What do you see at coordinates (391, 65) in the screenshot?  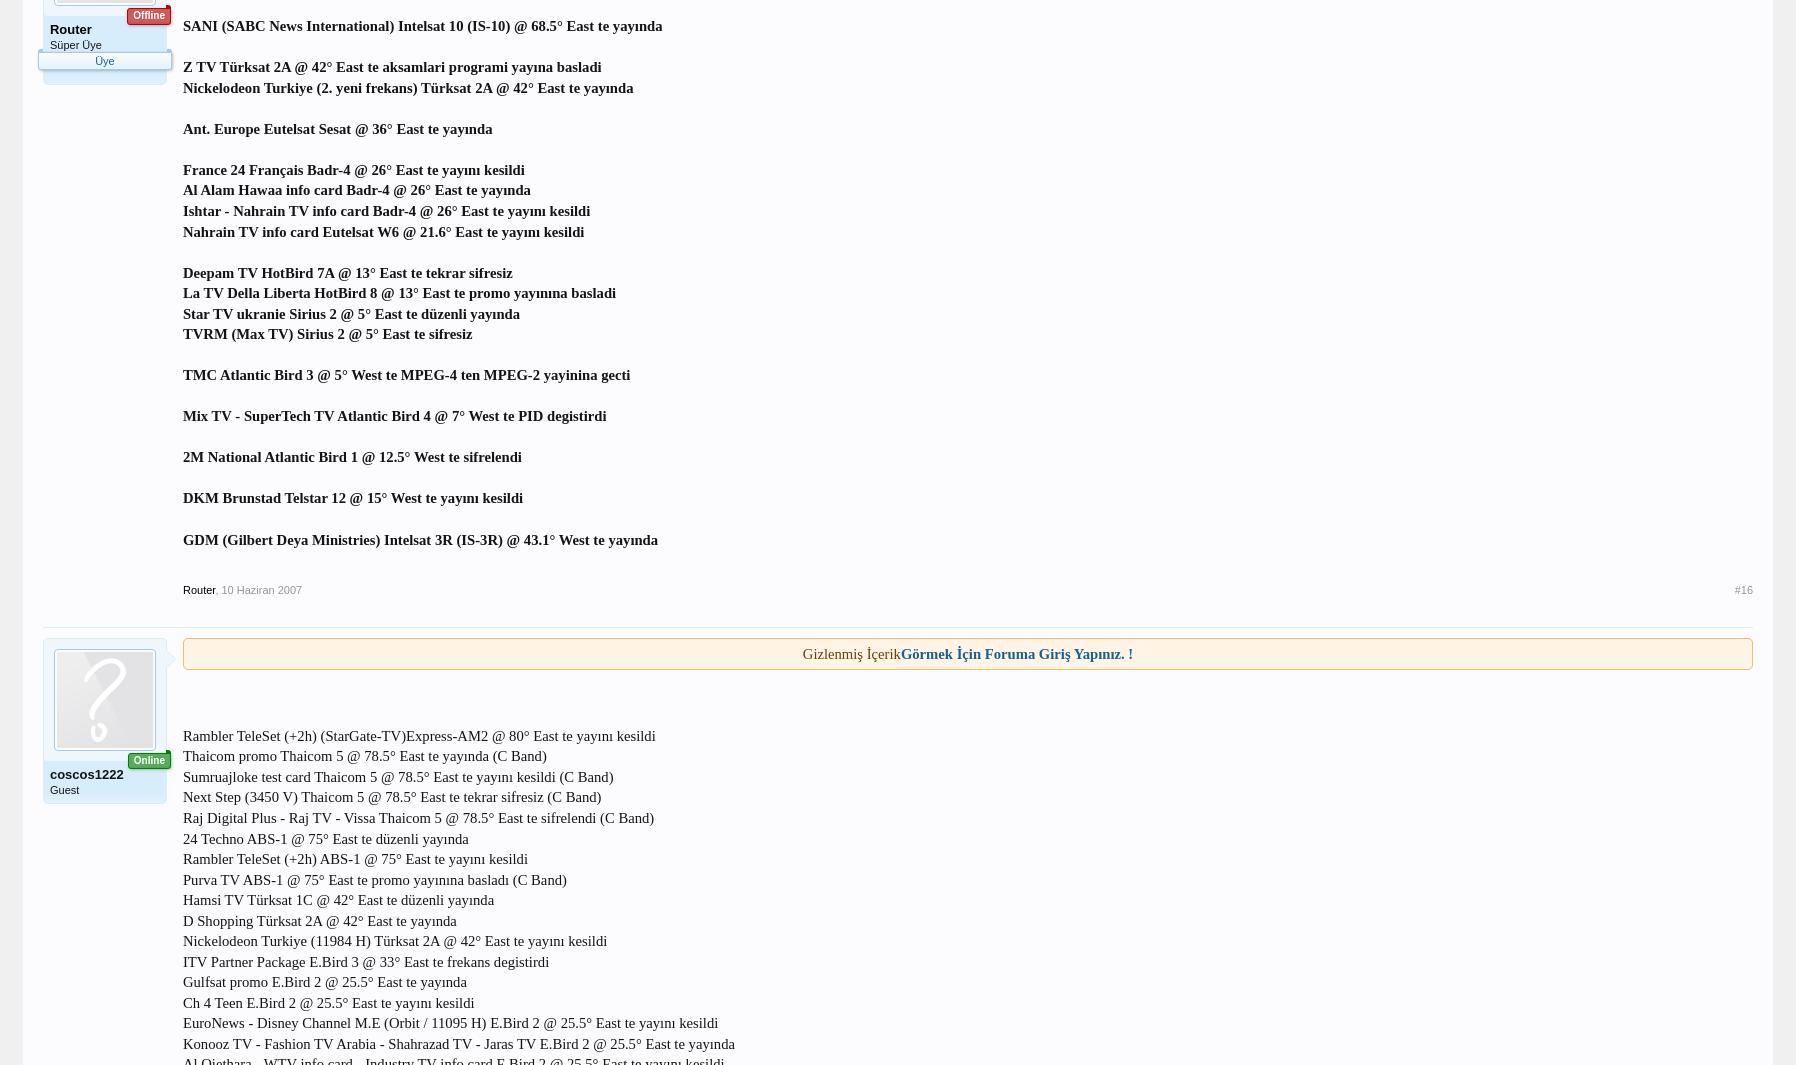 I see `'Z TV Türksat 2A @ 42° East te aksamlari programi yayına basladi'` at bounding box center [391, 65].